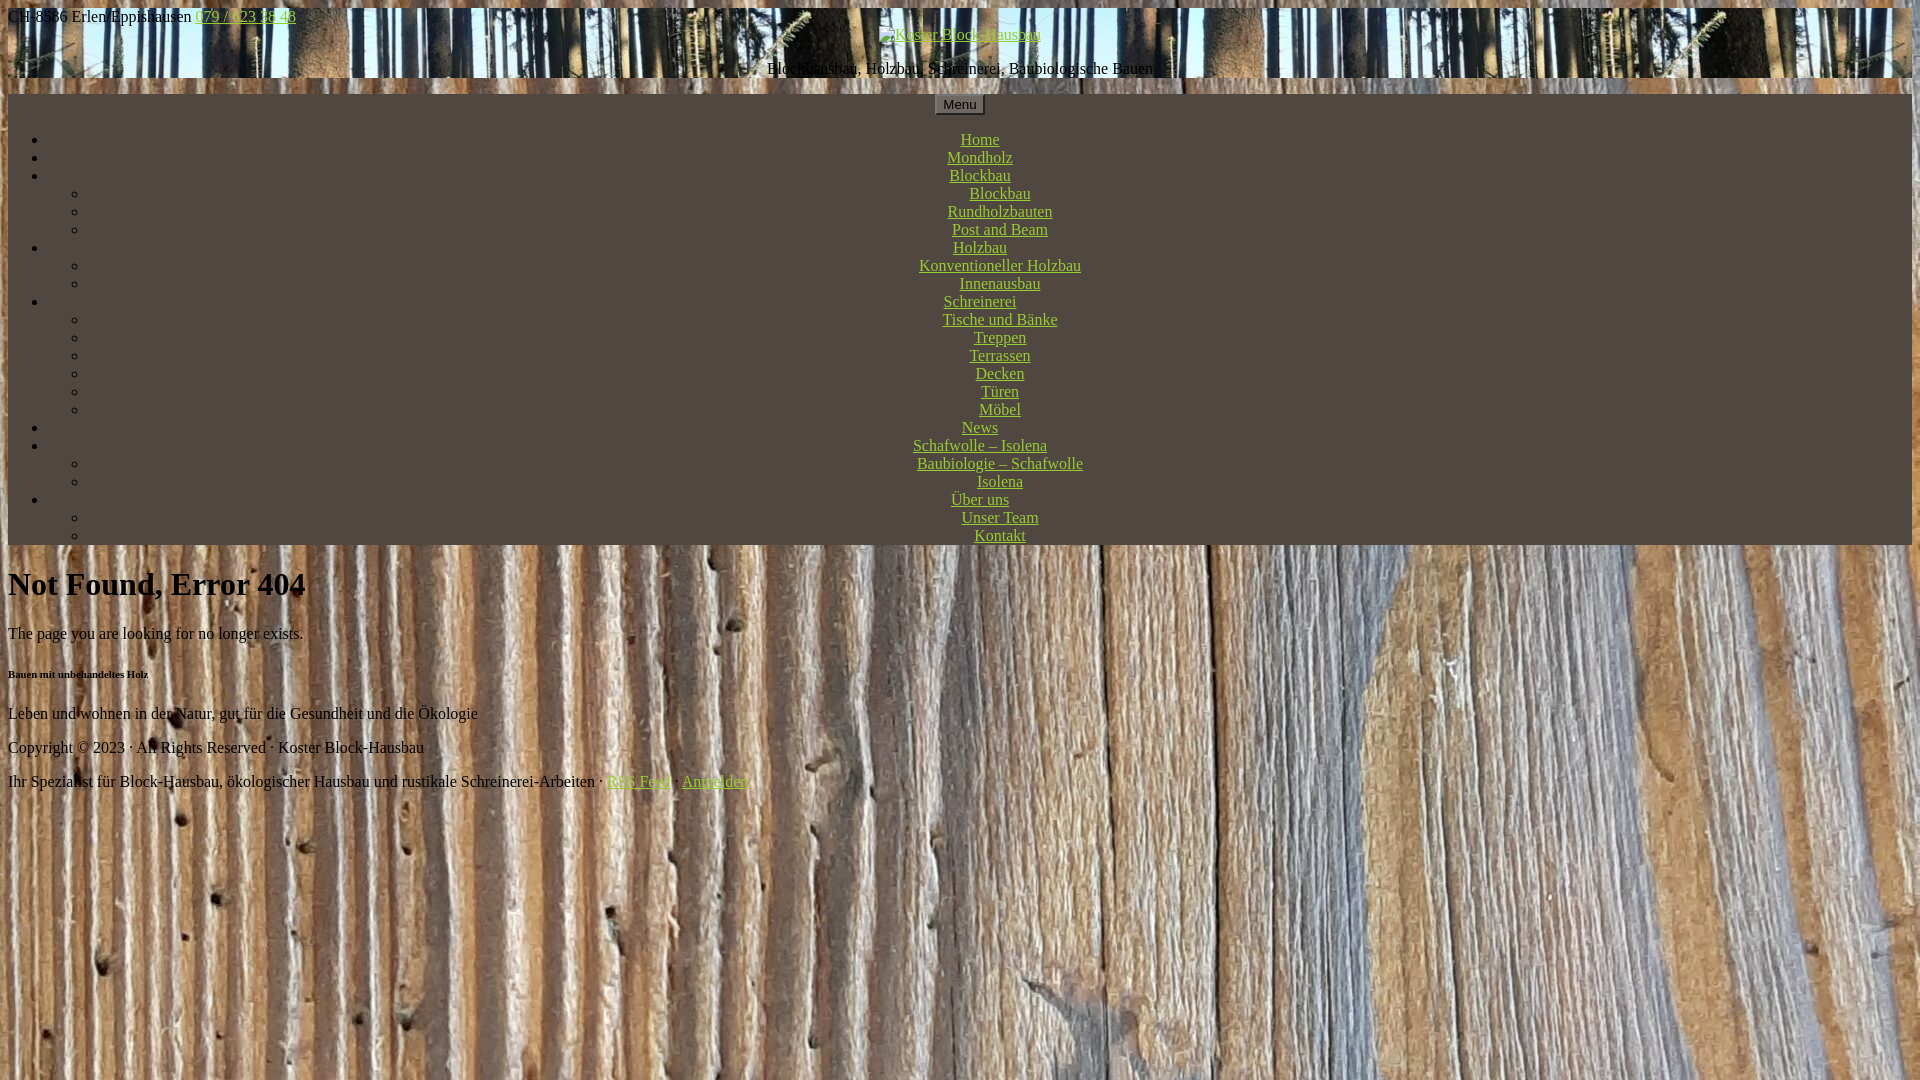  What do you see at coordinates (979, 426) in the screenshot?
I see `'News'` at bounding box center [979, 426].